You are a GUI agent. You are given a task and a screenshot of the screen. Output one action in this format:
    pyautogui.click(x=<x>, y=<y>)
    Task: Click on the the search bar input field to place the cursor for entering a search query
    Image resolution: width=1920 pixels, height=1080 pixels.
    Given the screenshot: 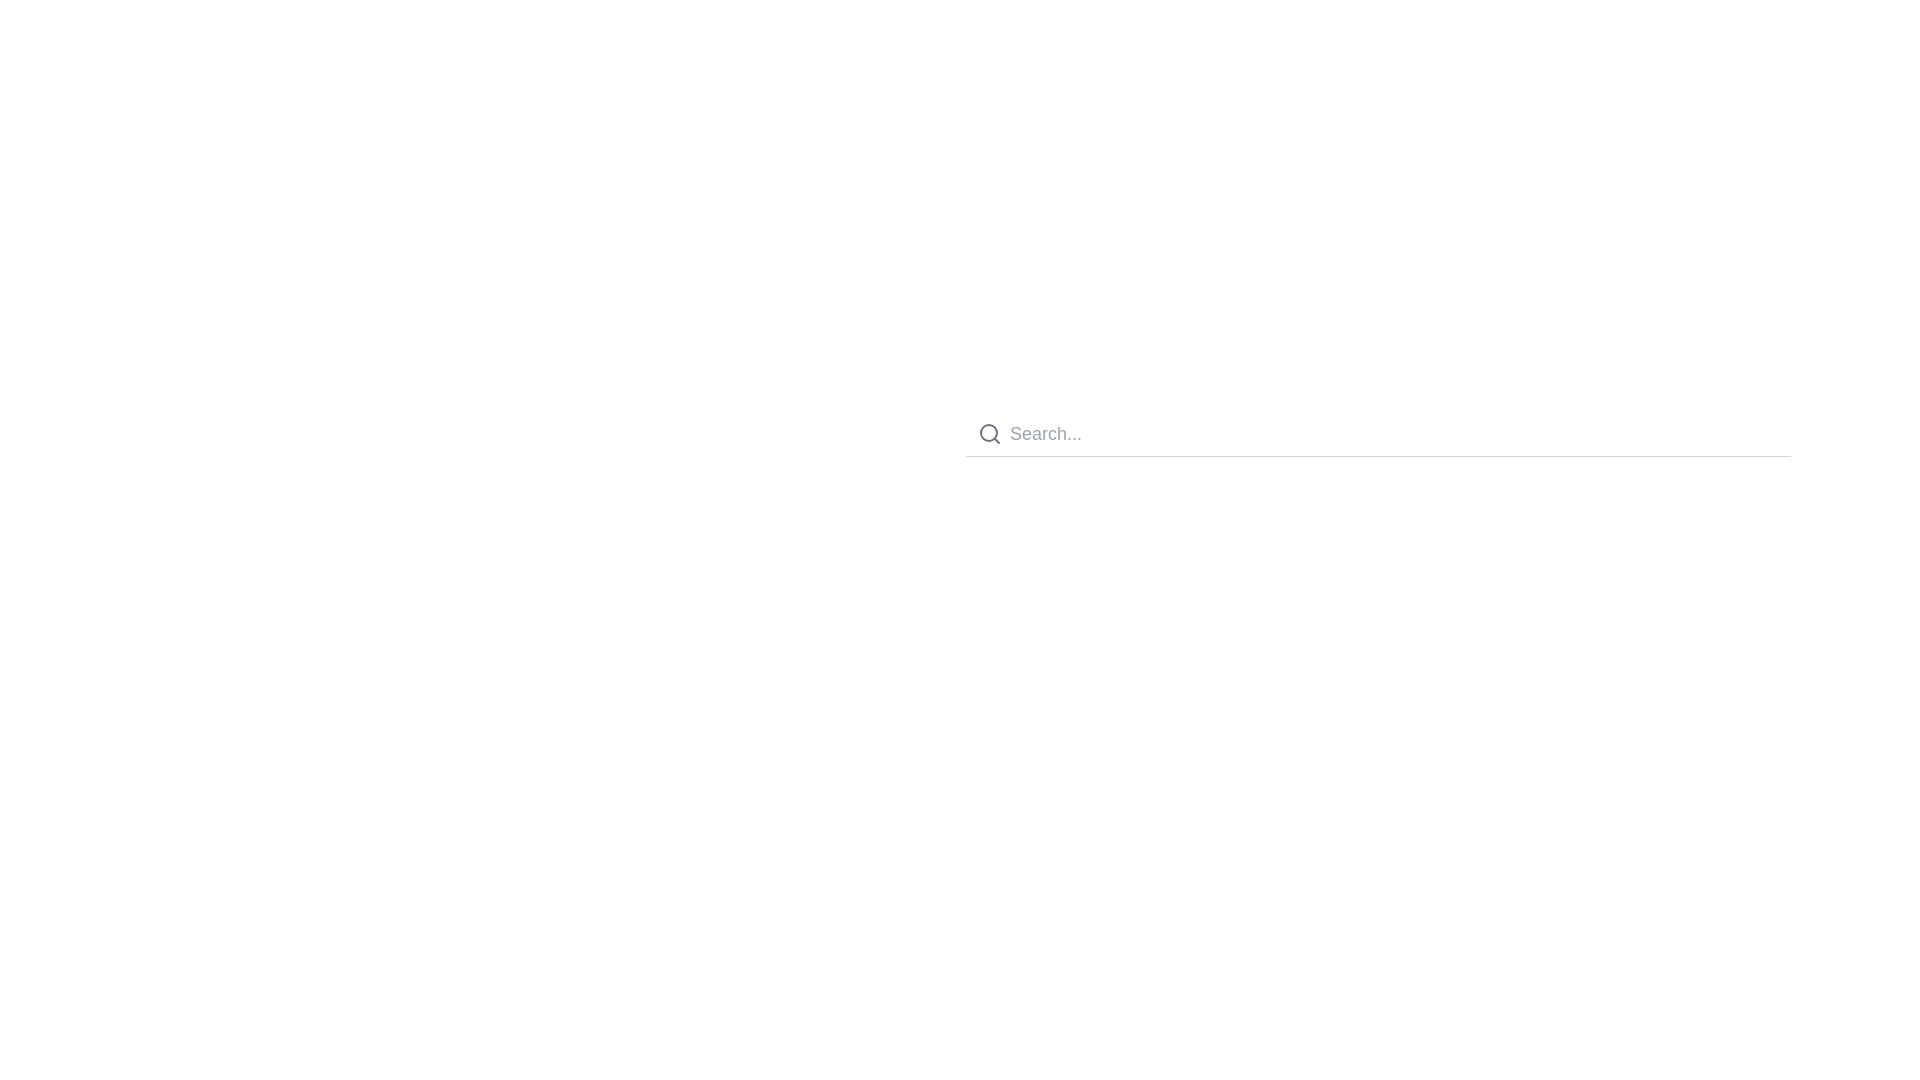 What is the action you would take?
    pyautogui.click(x=1377, y=433)
    